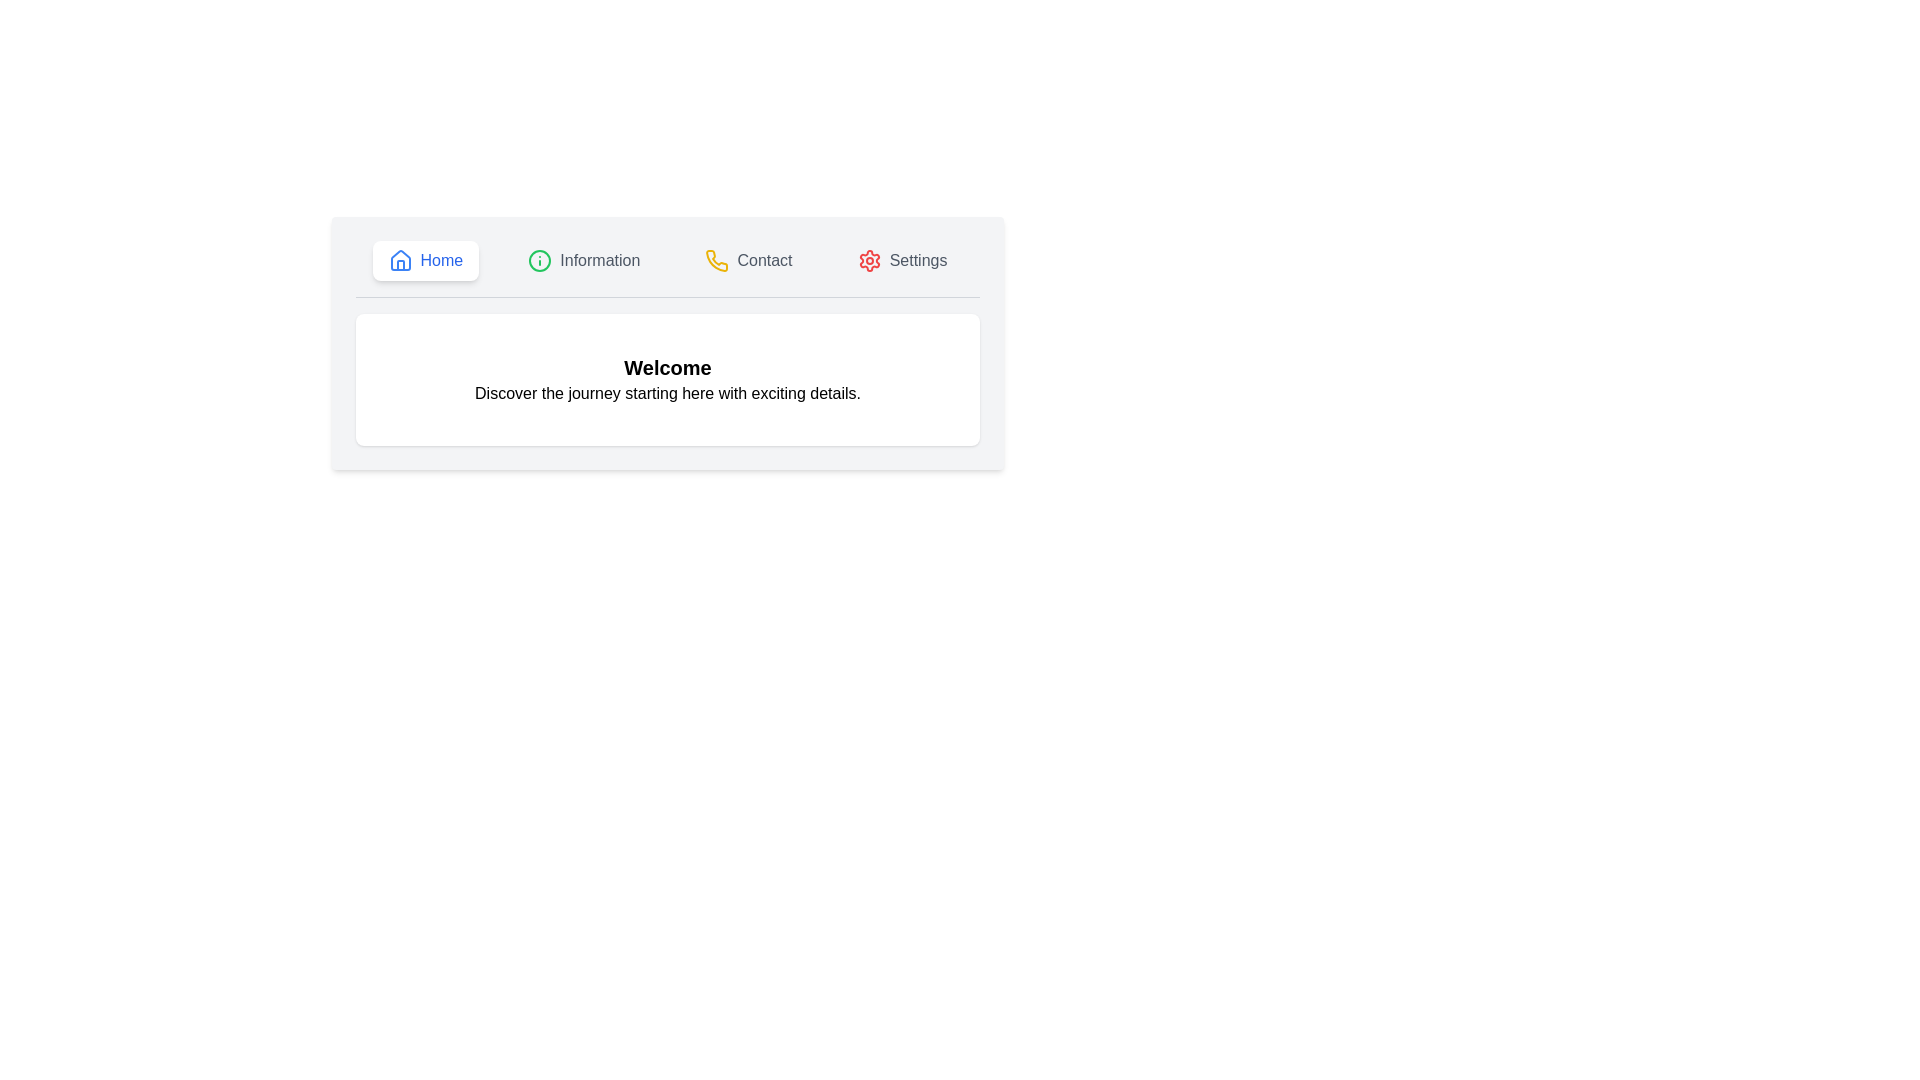 The width and height of the screenshot is (1920, 1080). What do you see at coordinates (869, 260) in the screenshot?
I see `the clickable icon` at bounding box center [869, 260].